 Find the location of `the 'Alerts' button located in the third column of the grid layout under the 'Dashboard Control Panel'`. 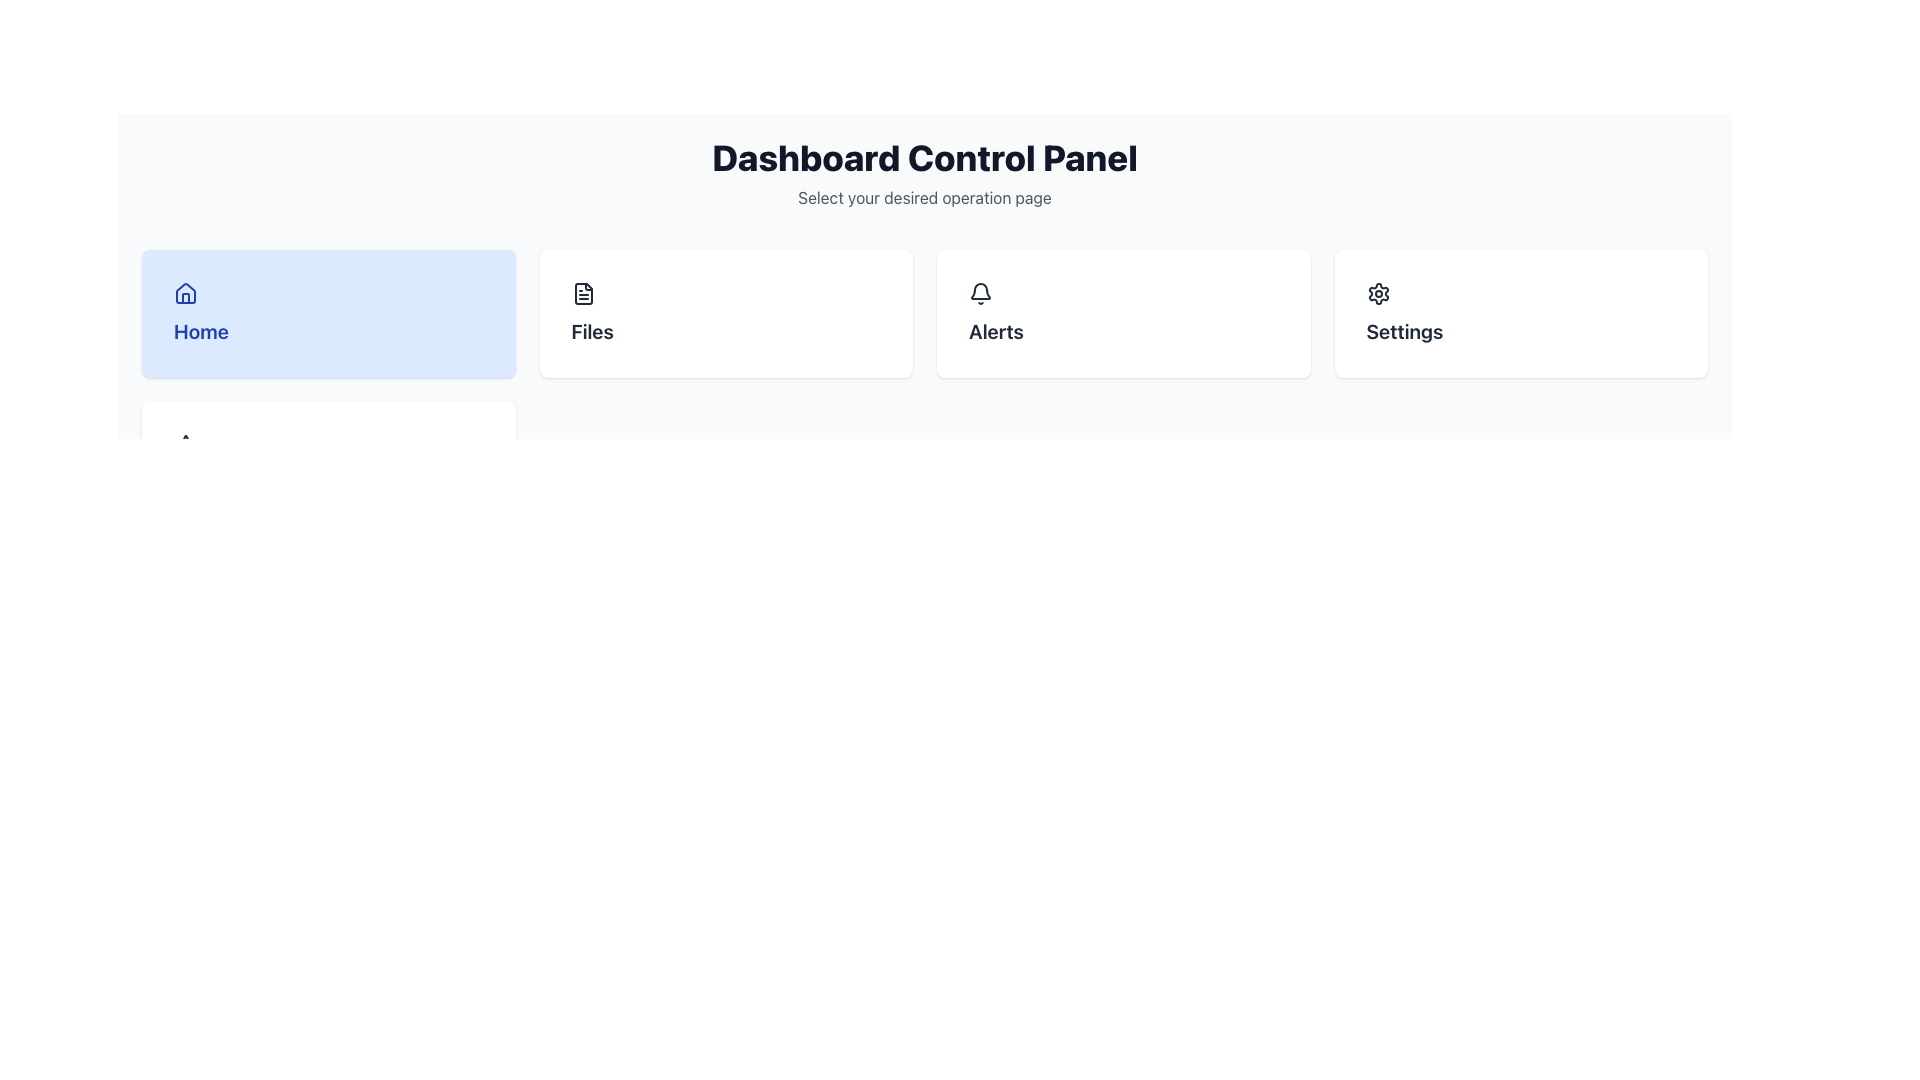

the 'Alerts' button located in the third column of the grid layout under the 'Dashboard Control Panel' is located at coordinates (1123, 313).